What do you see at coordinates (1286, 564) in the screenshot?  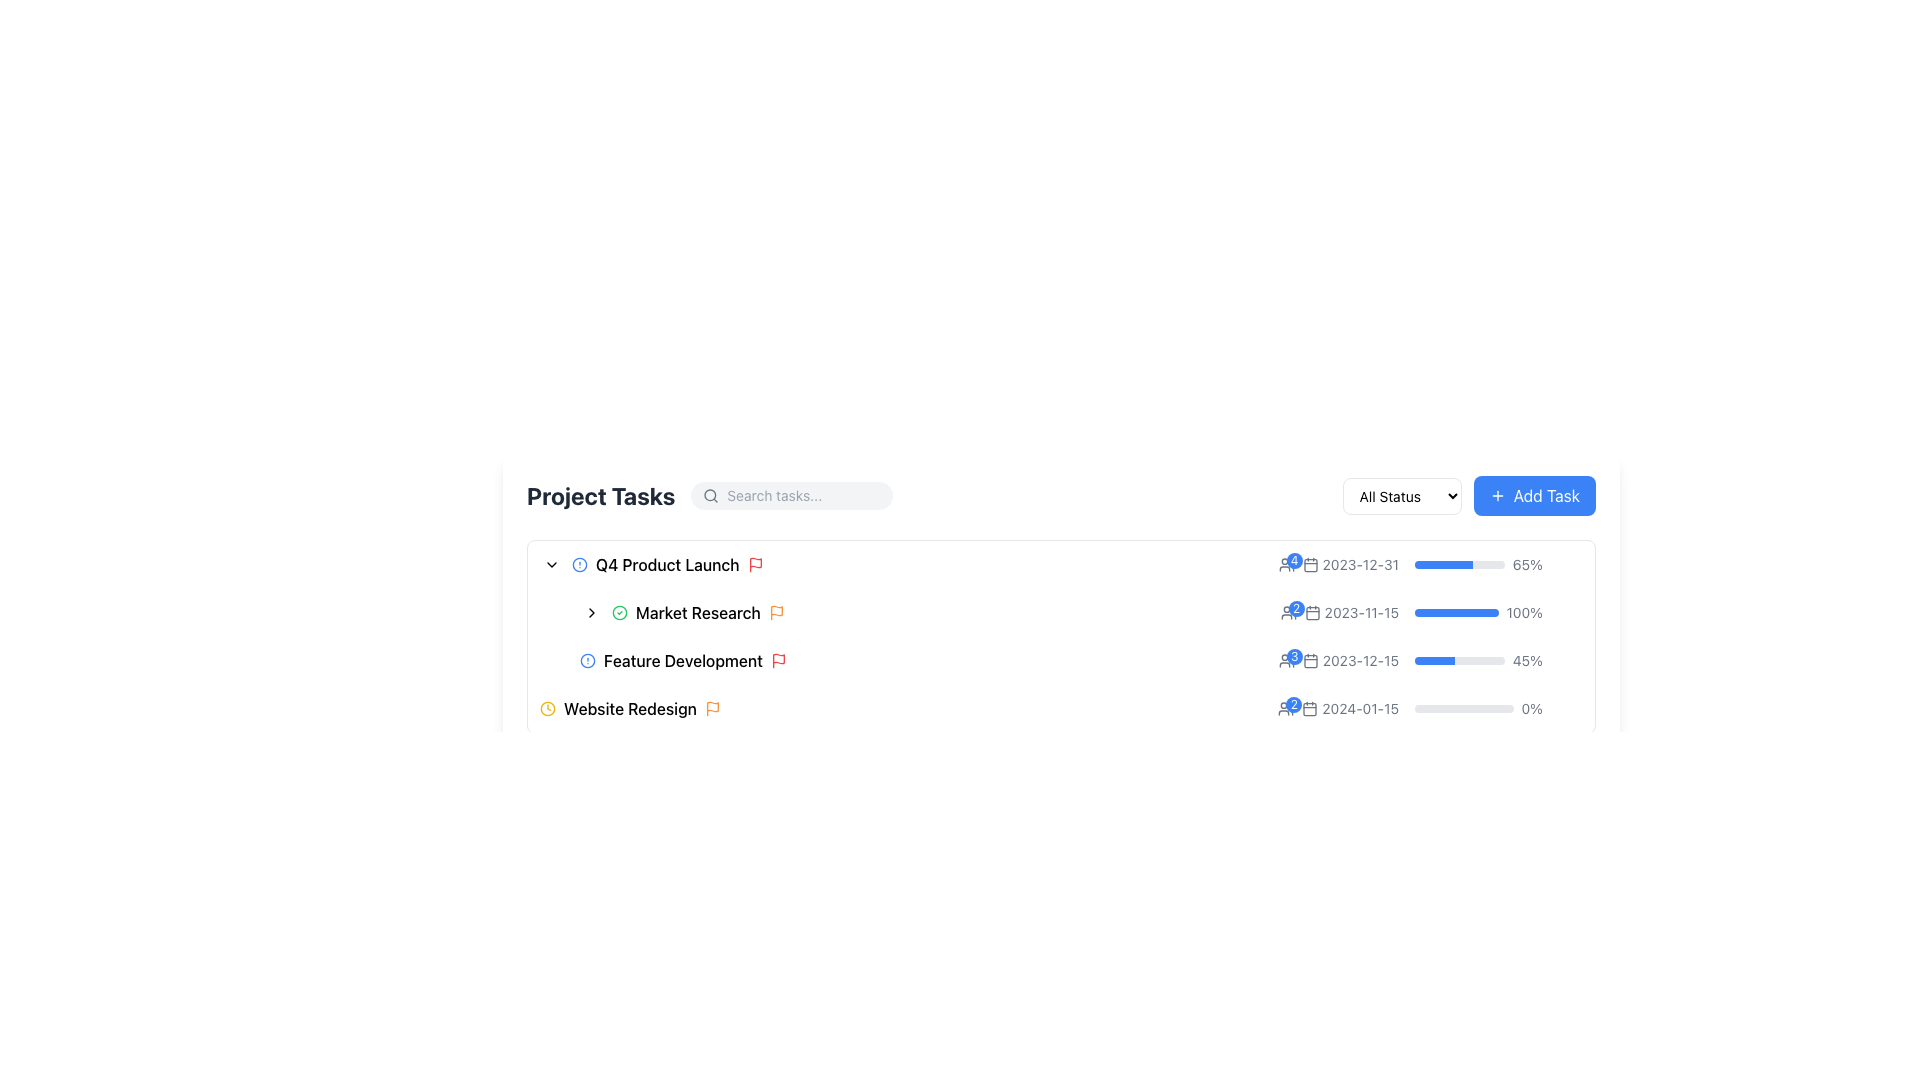 I see `the user icon with a numeric badge displaying '4' located to the left of the date text '2023-12-31'` at bounding box center [1286, 564].